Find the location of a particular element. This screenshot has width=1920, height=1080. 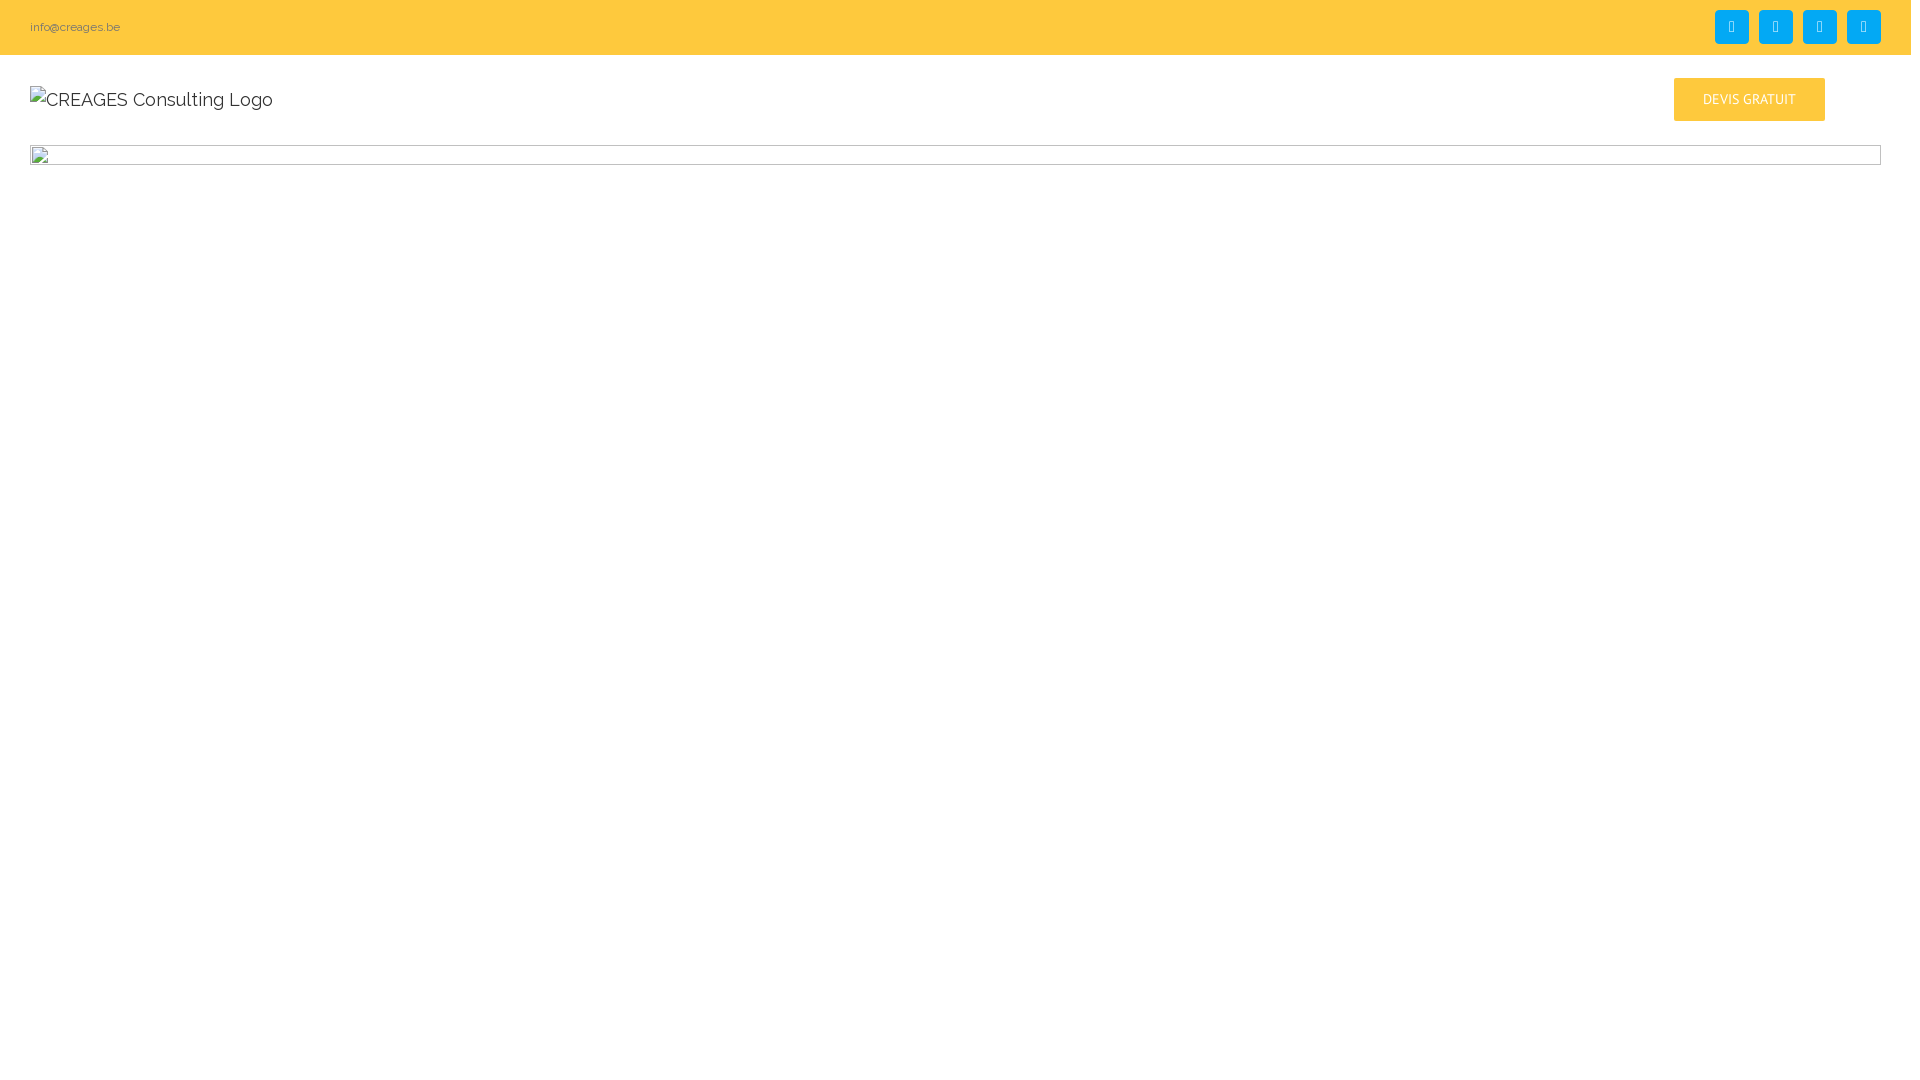

'DEVIS GRATUIT' is located at coordinates (1748, 97).